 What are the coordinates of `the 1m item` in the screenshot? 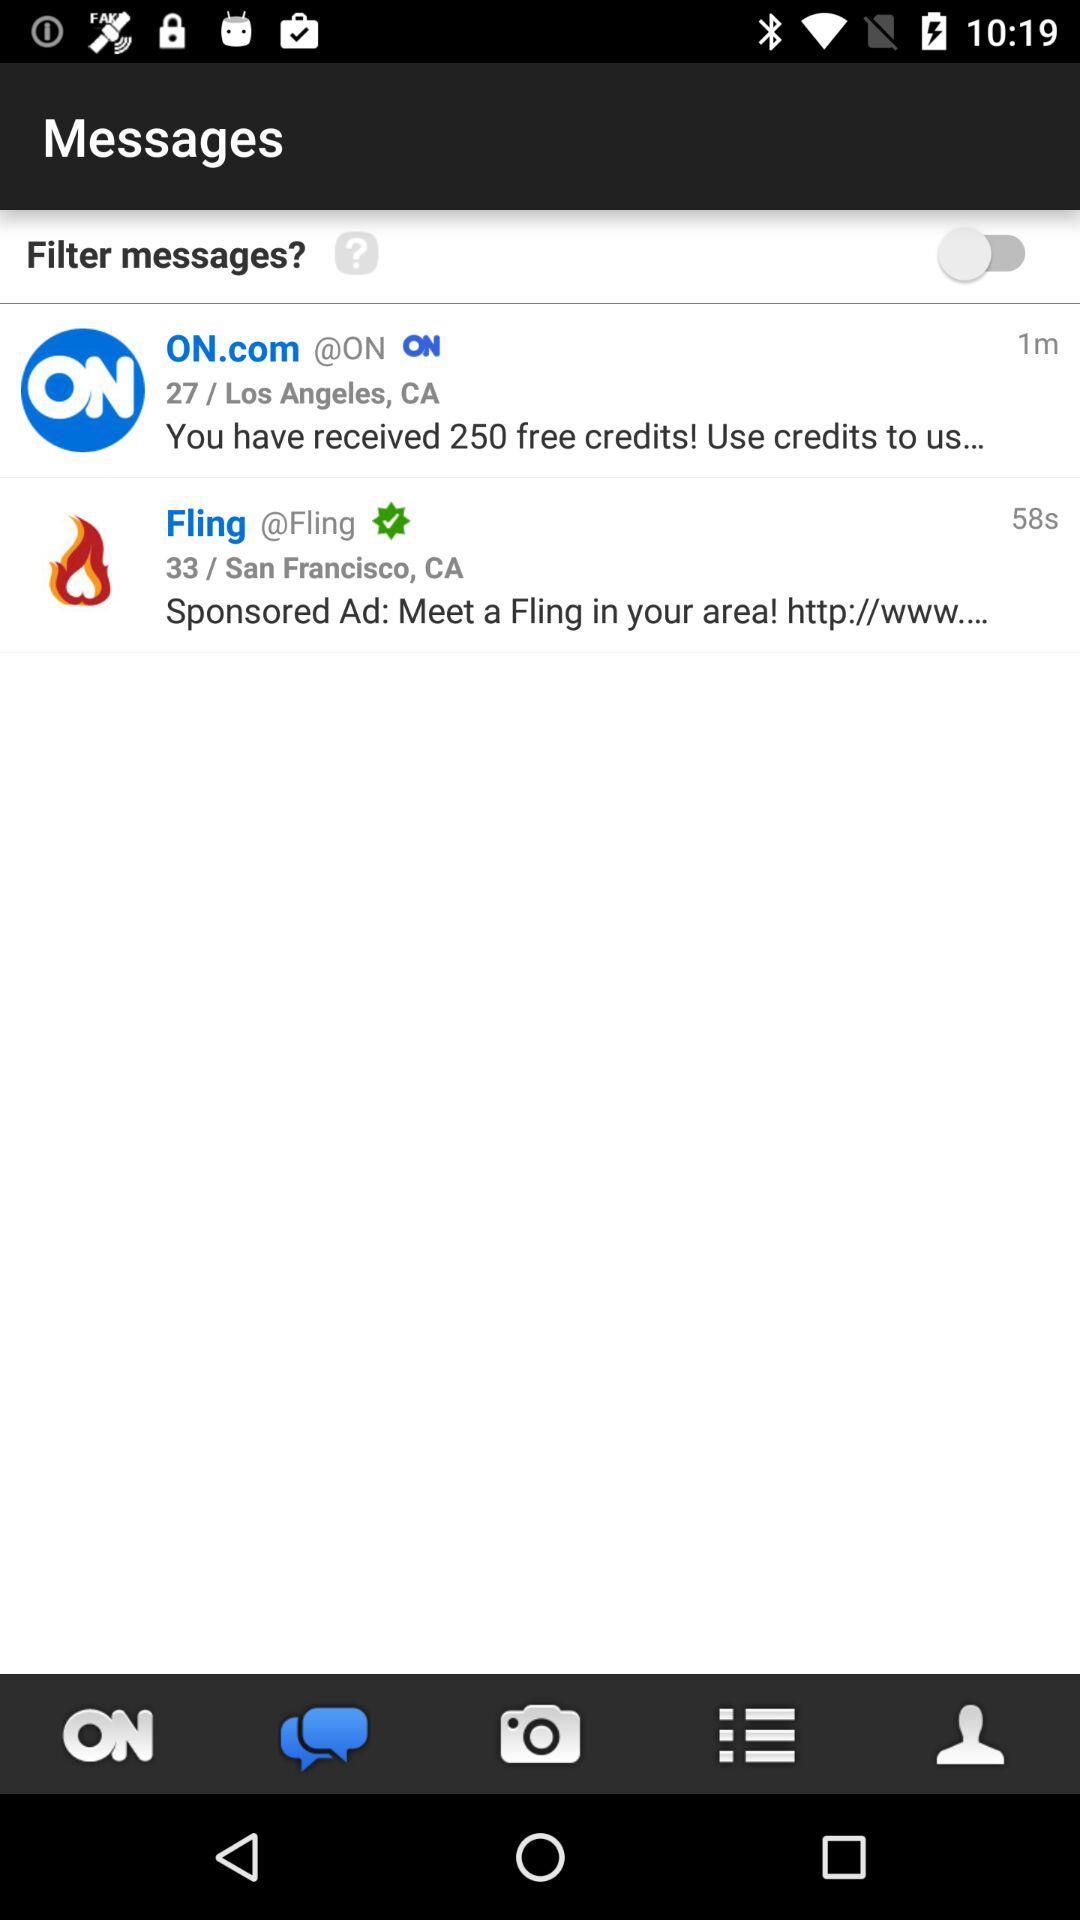 It's located at (1036, 342).